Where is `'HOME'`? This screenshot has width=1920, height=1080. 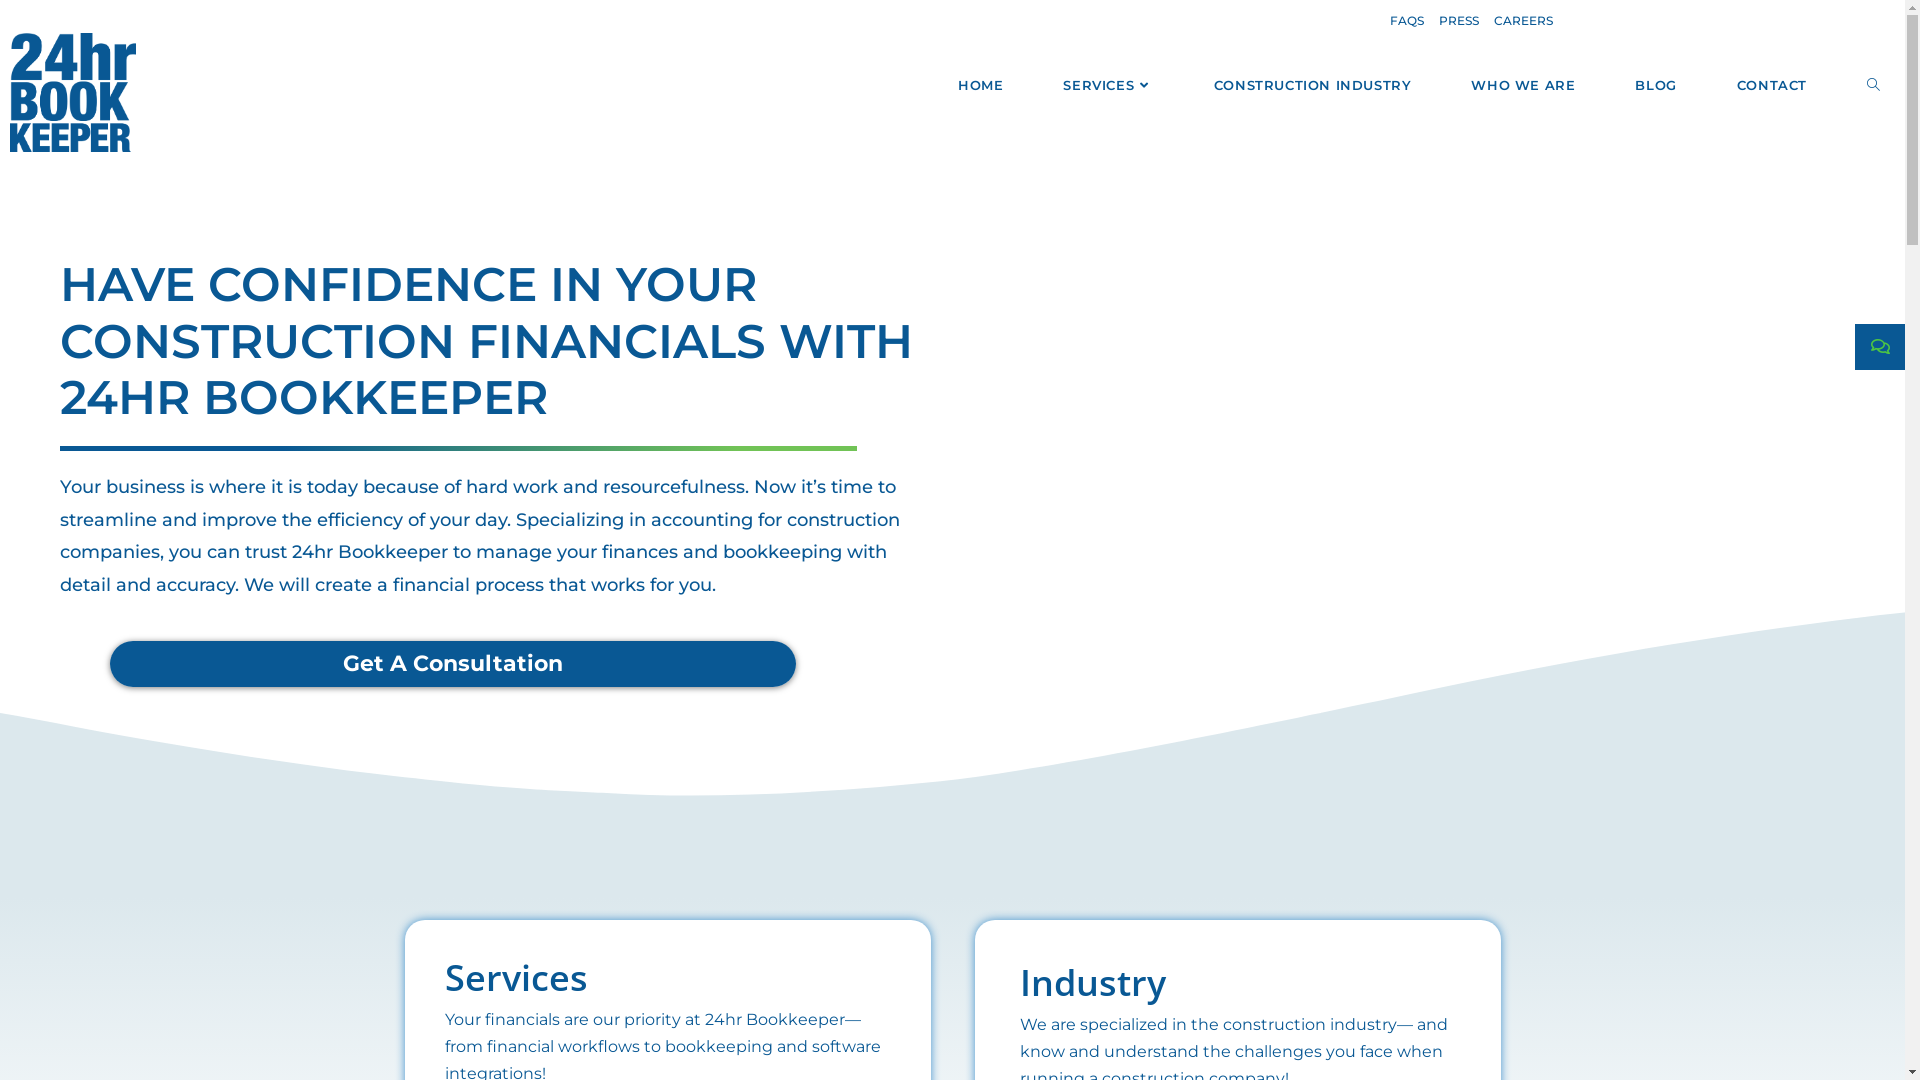
'HOME' is located at coordinates (980, 83).